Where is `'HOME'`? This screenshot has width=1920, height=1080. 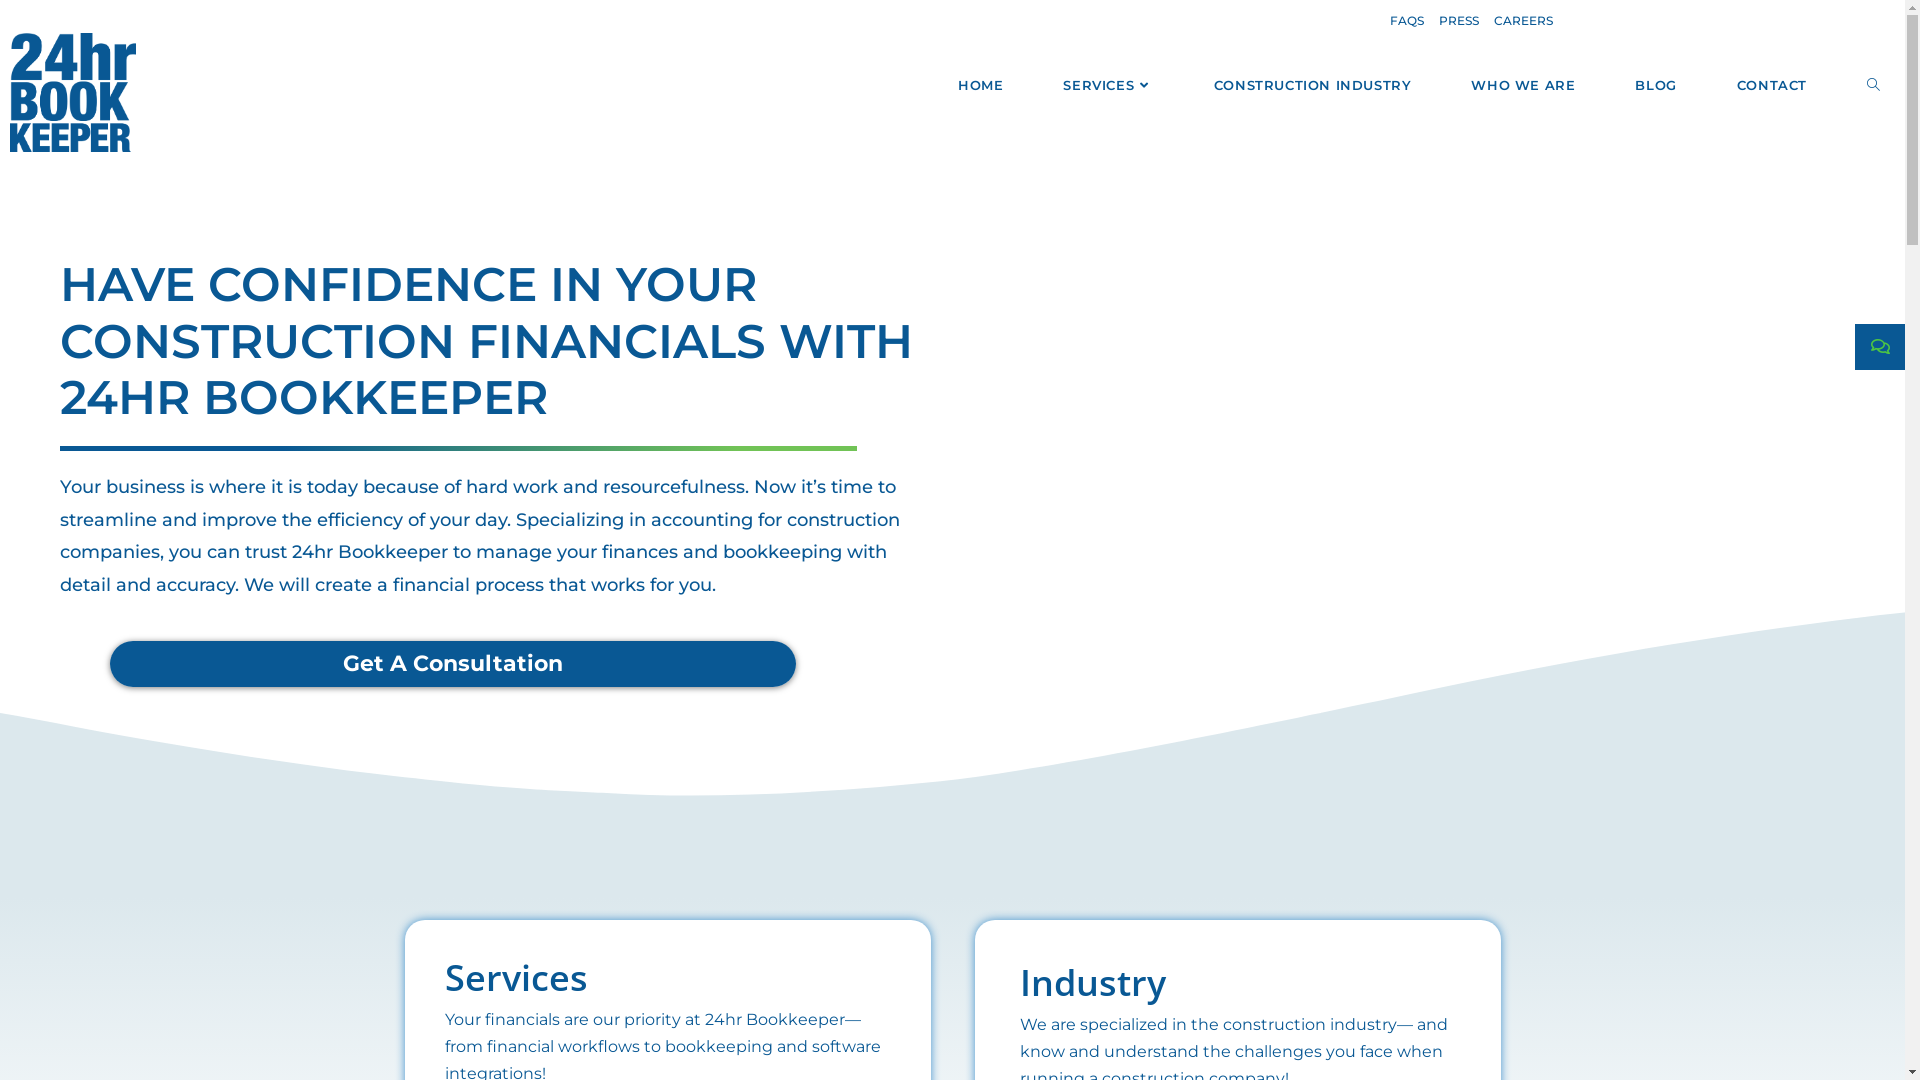
'HOME' is located at coordinates (980, 83).